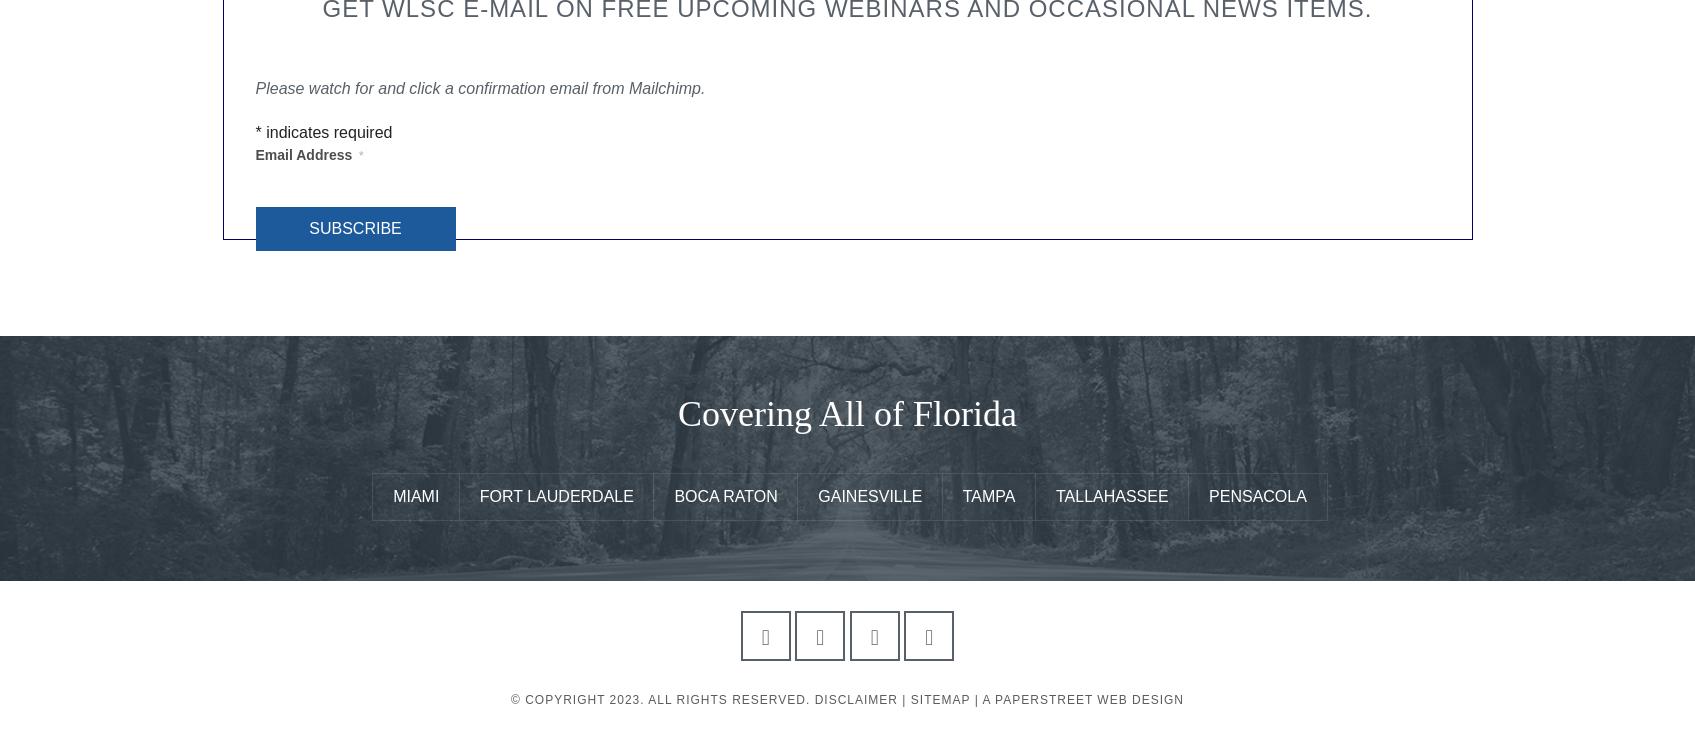 The image size is (1695, 730). I want to click on 'indicates required', so click(326, 131).